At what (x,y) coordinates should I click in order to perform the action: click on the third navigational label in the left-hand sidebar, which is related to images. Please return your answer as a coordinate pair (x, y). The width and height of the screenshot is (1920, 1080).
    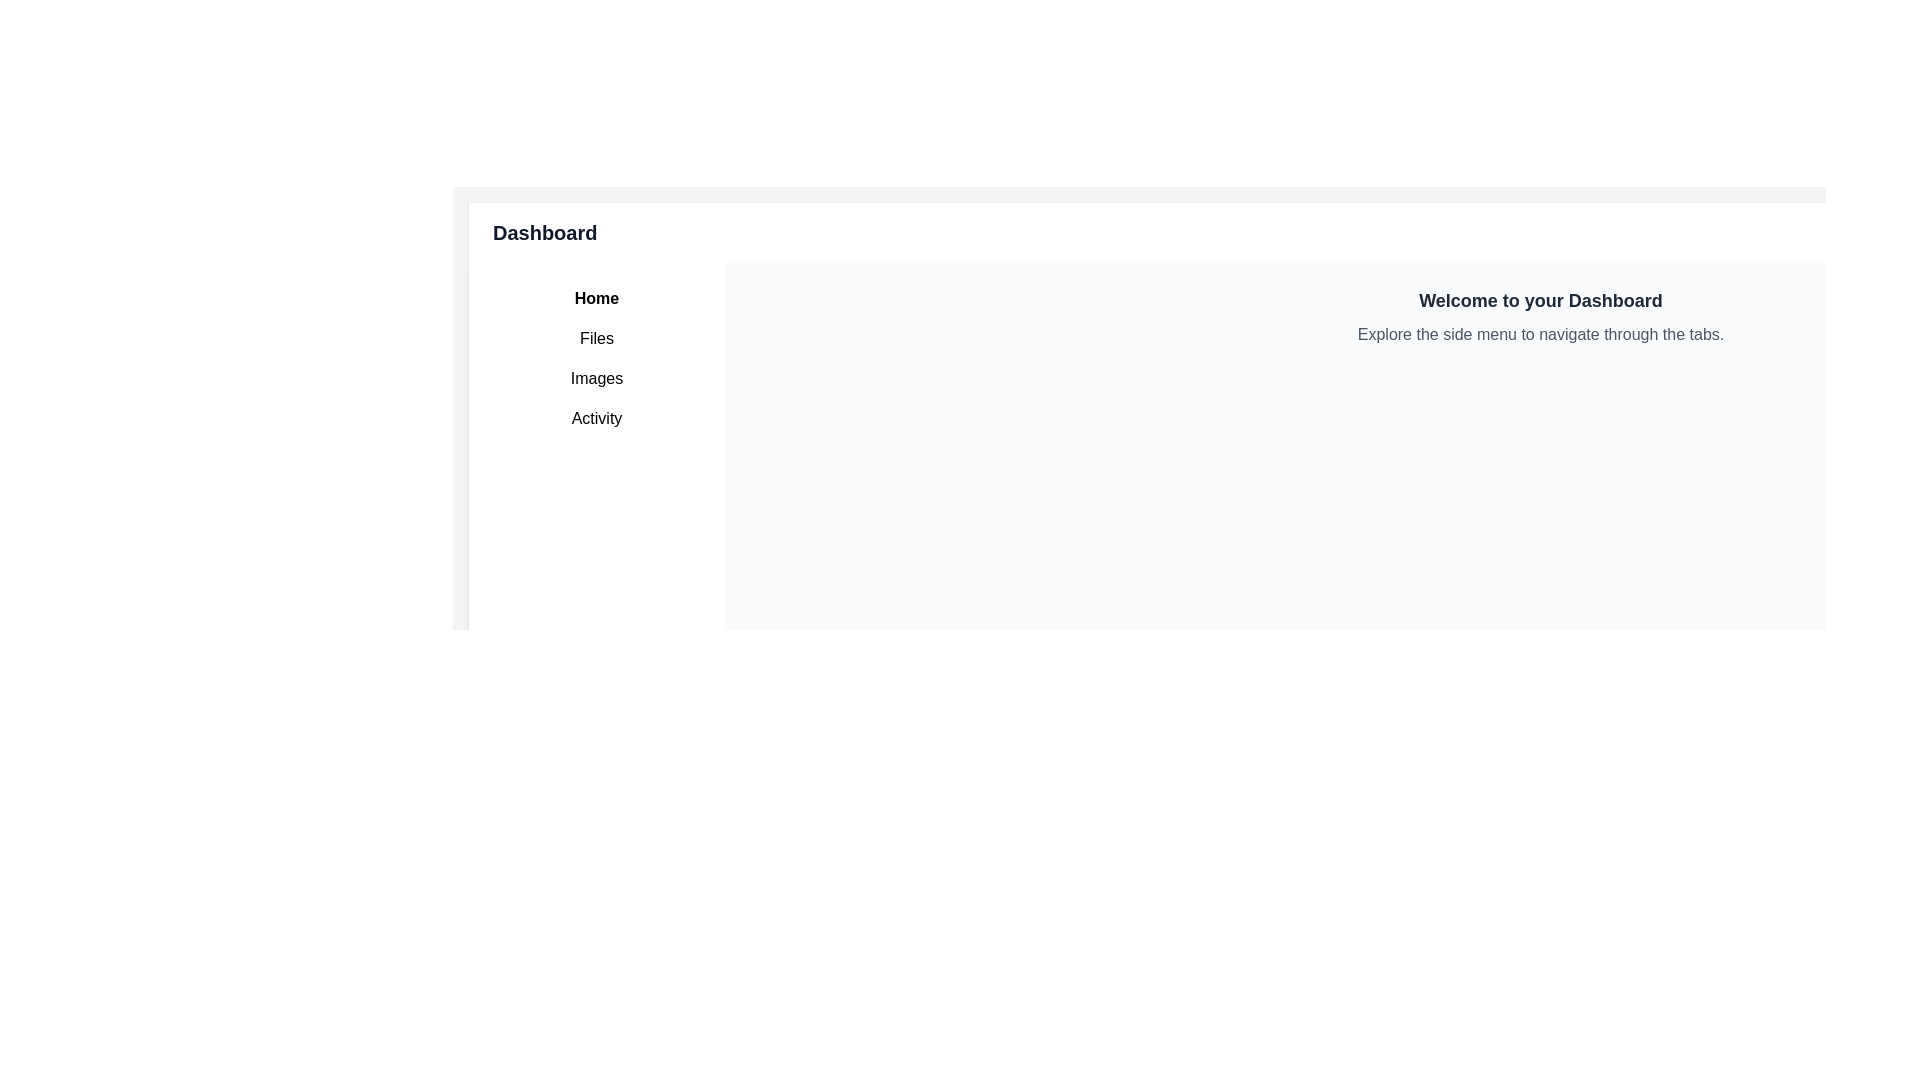
    Looking at the image, I should click on (595, 378).